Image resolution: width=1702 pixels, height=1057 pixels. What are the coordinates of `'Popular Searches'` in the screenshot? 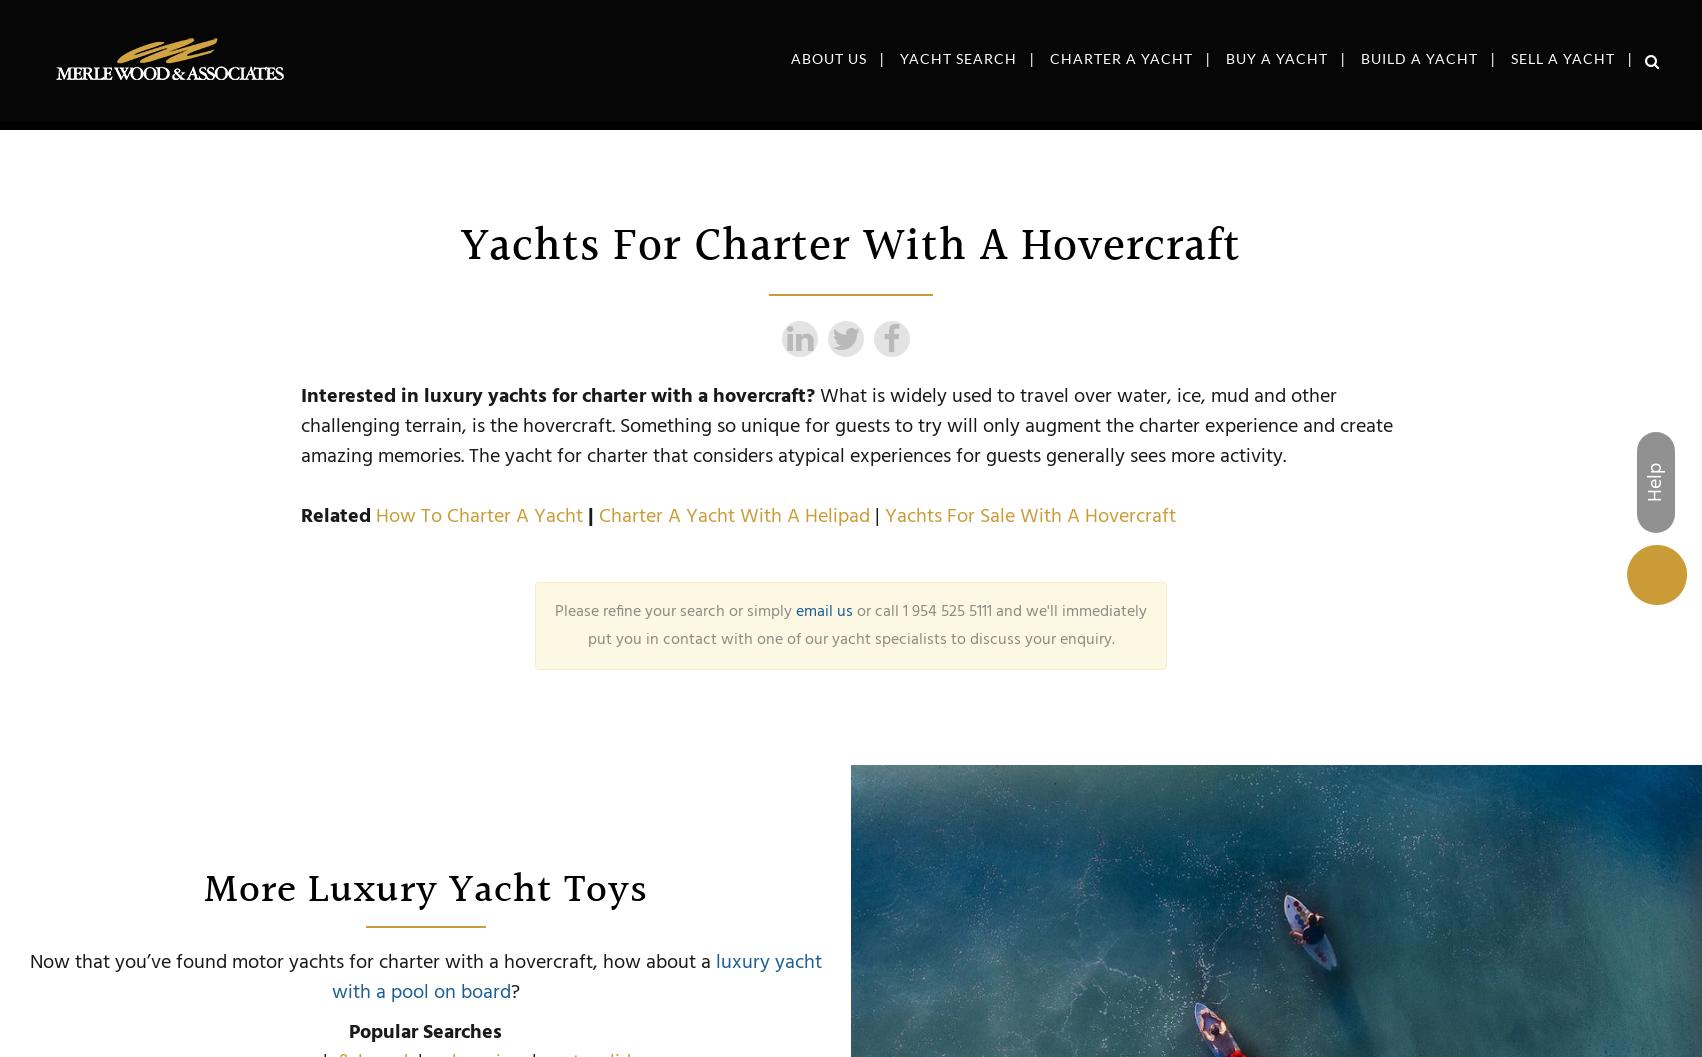 It's located at (425, 1032).